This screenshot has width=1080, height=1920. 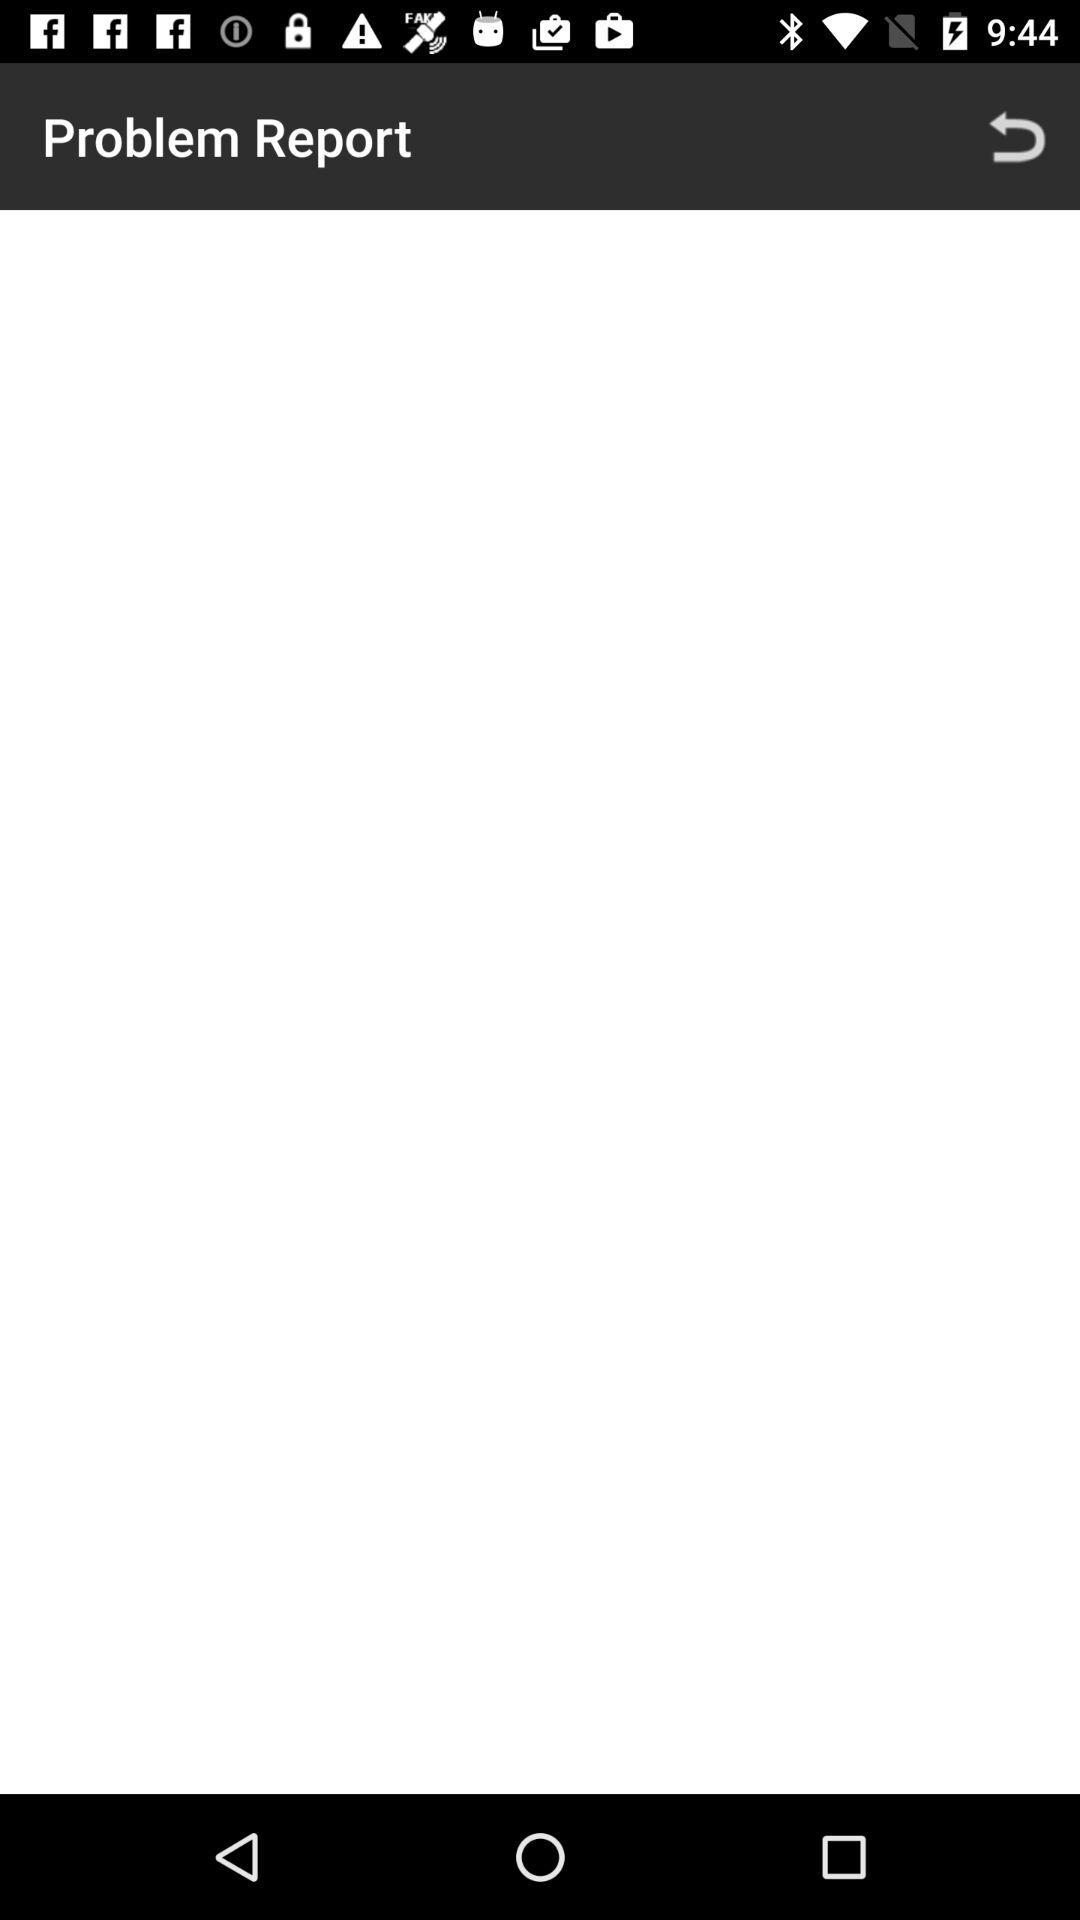 I want to click on the icon at the top right corner, so click(x=1017, y=135).